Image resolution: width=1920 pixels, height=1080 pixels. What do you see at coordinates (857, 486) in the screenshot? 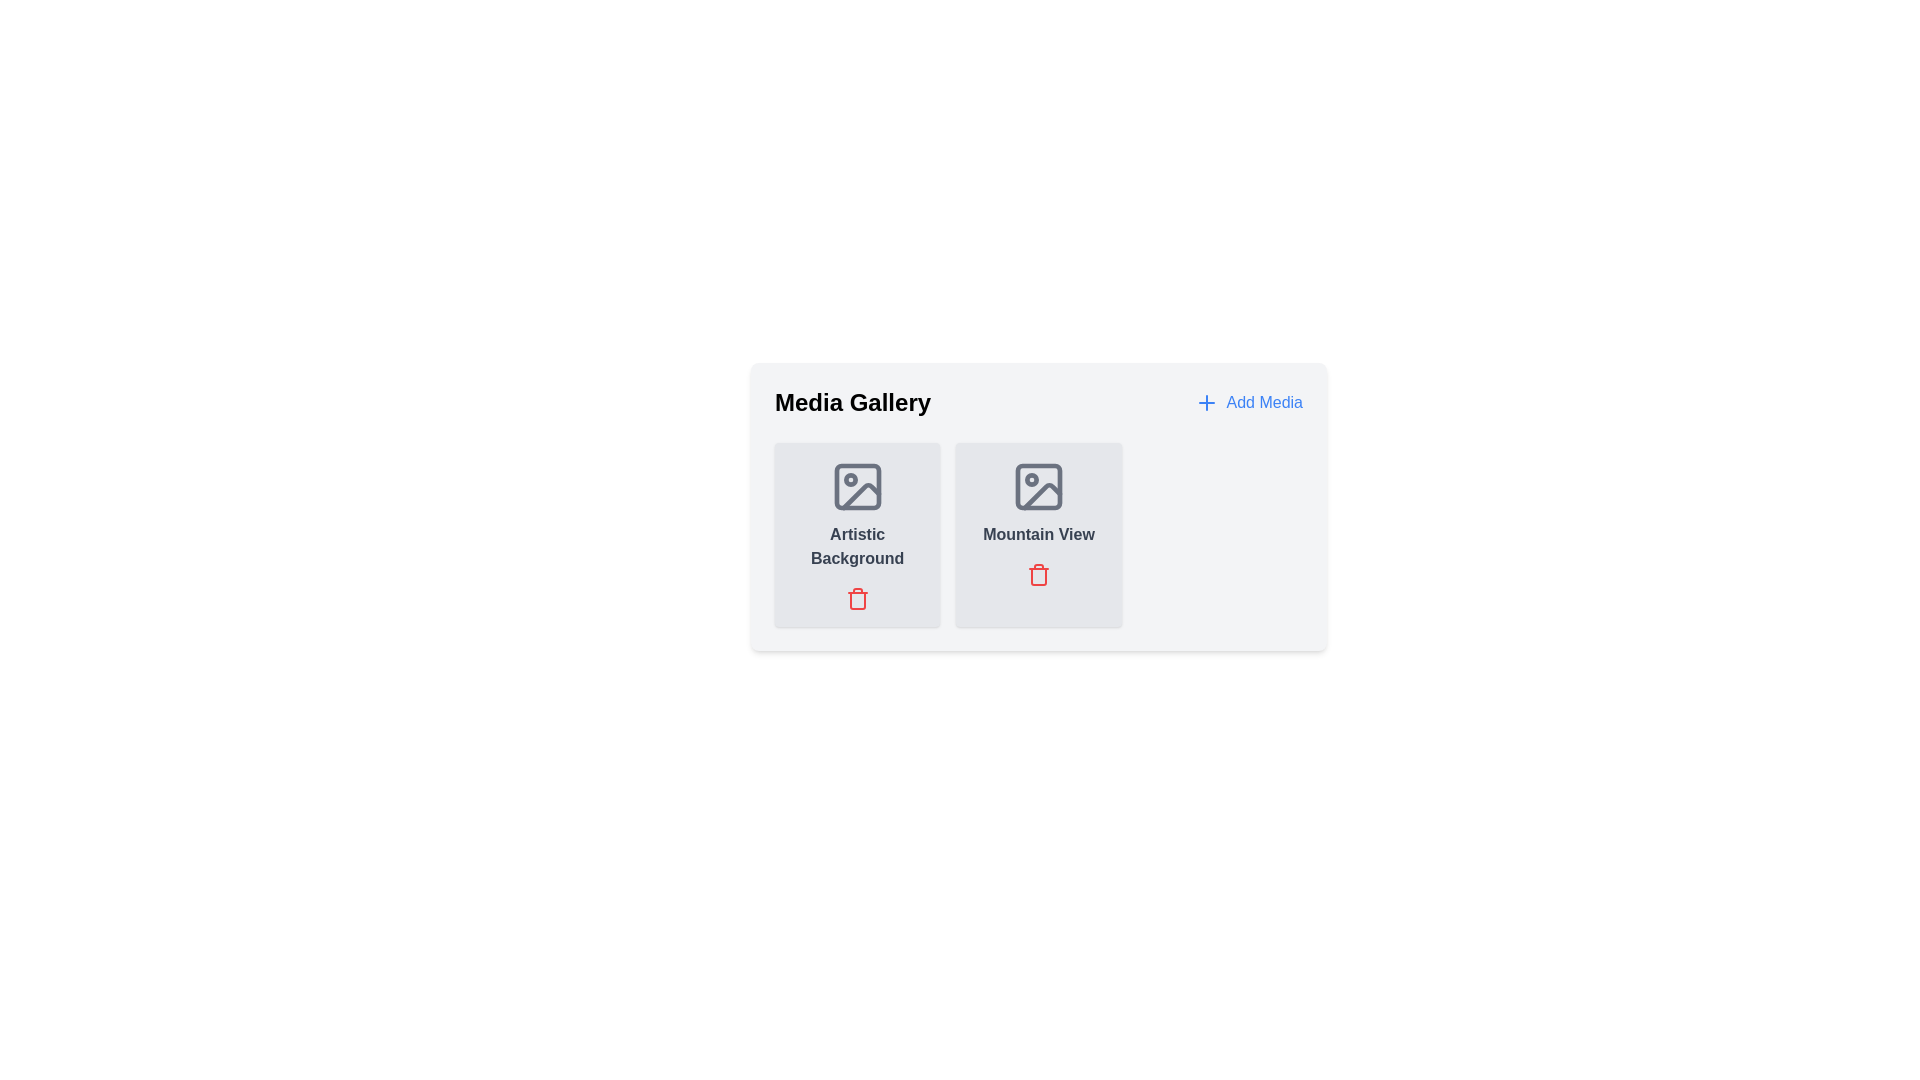
I see `the gray-outline icon resembling a generic image representation located in the first grid item of the 'Media Gallery' section, positioned above the text 'Artistic Background'` at bounding box center [857, 486].